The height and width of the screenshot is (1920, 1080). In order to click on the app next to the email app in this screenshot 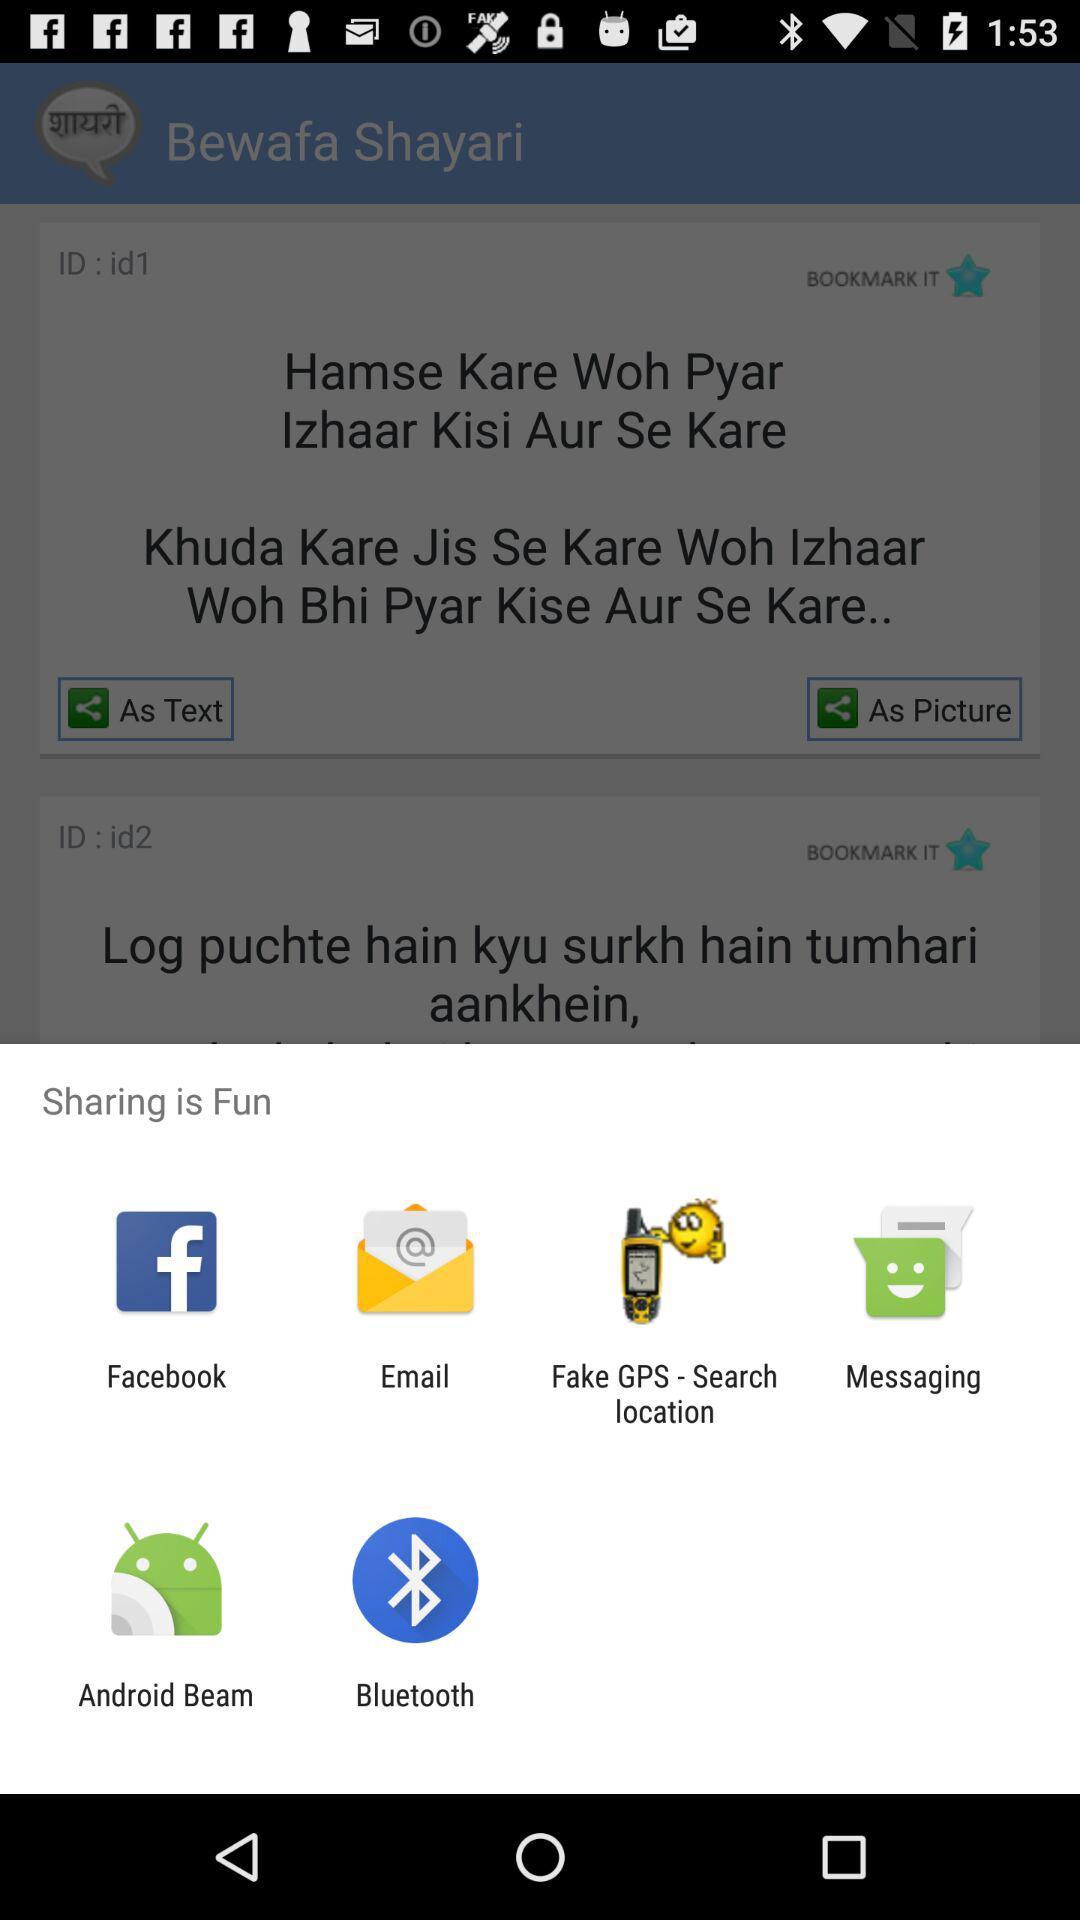, I will do `click(664, 1392)`.